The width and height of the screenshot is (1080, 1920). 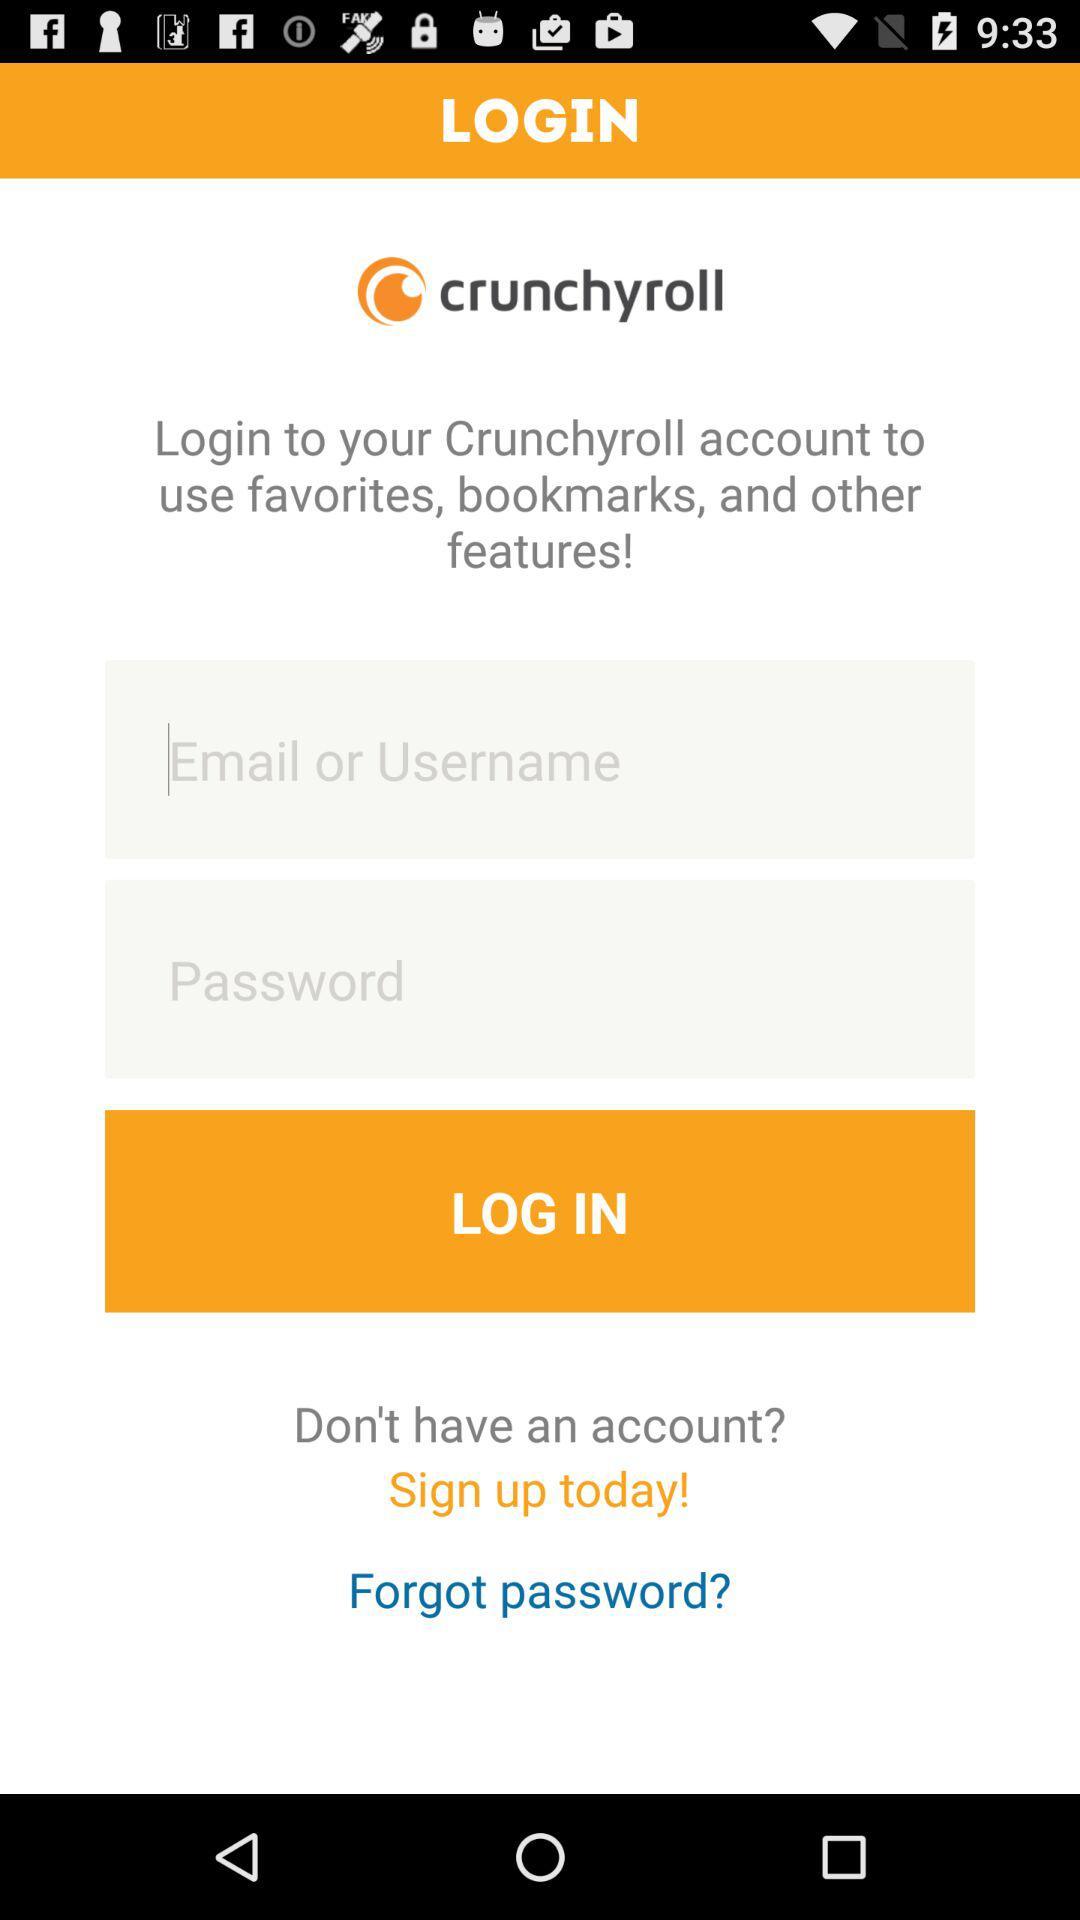 What do you see at coordinates (538, 1422) in the screenshot?
I see `the don t have` at bounding box center [538, 1422].